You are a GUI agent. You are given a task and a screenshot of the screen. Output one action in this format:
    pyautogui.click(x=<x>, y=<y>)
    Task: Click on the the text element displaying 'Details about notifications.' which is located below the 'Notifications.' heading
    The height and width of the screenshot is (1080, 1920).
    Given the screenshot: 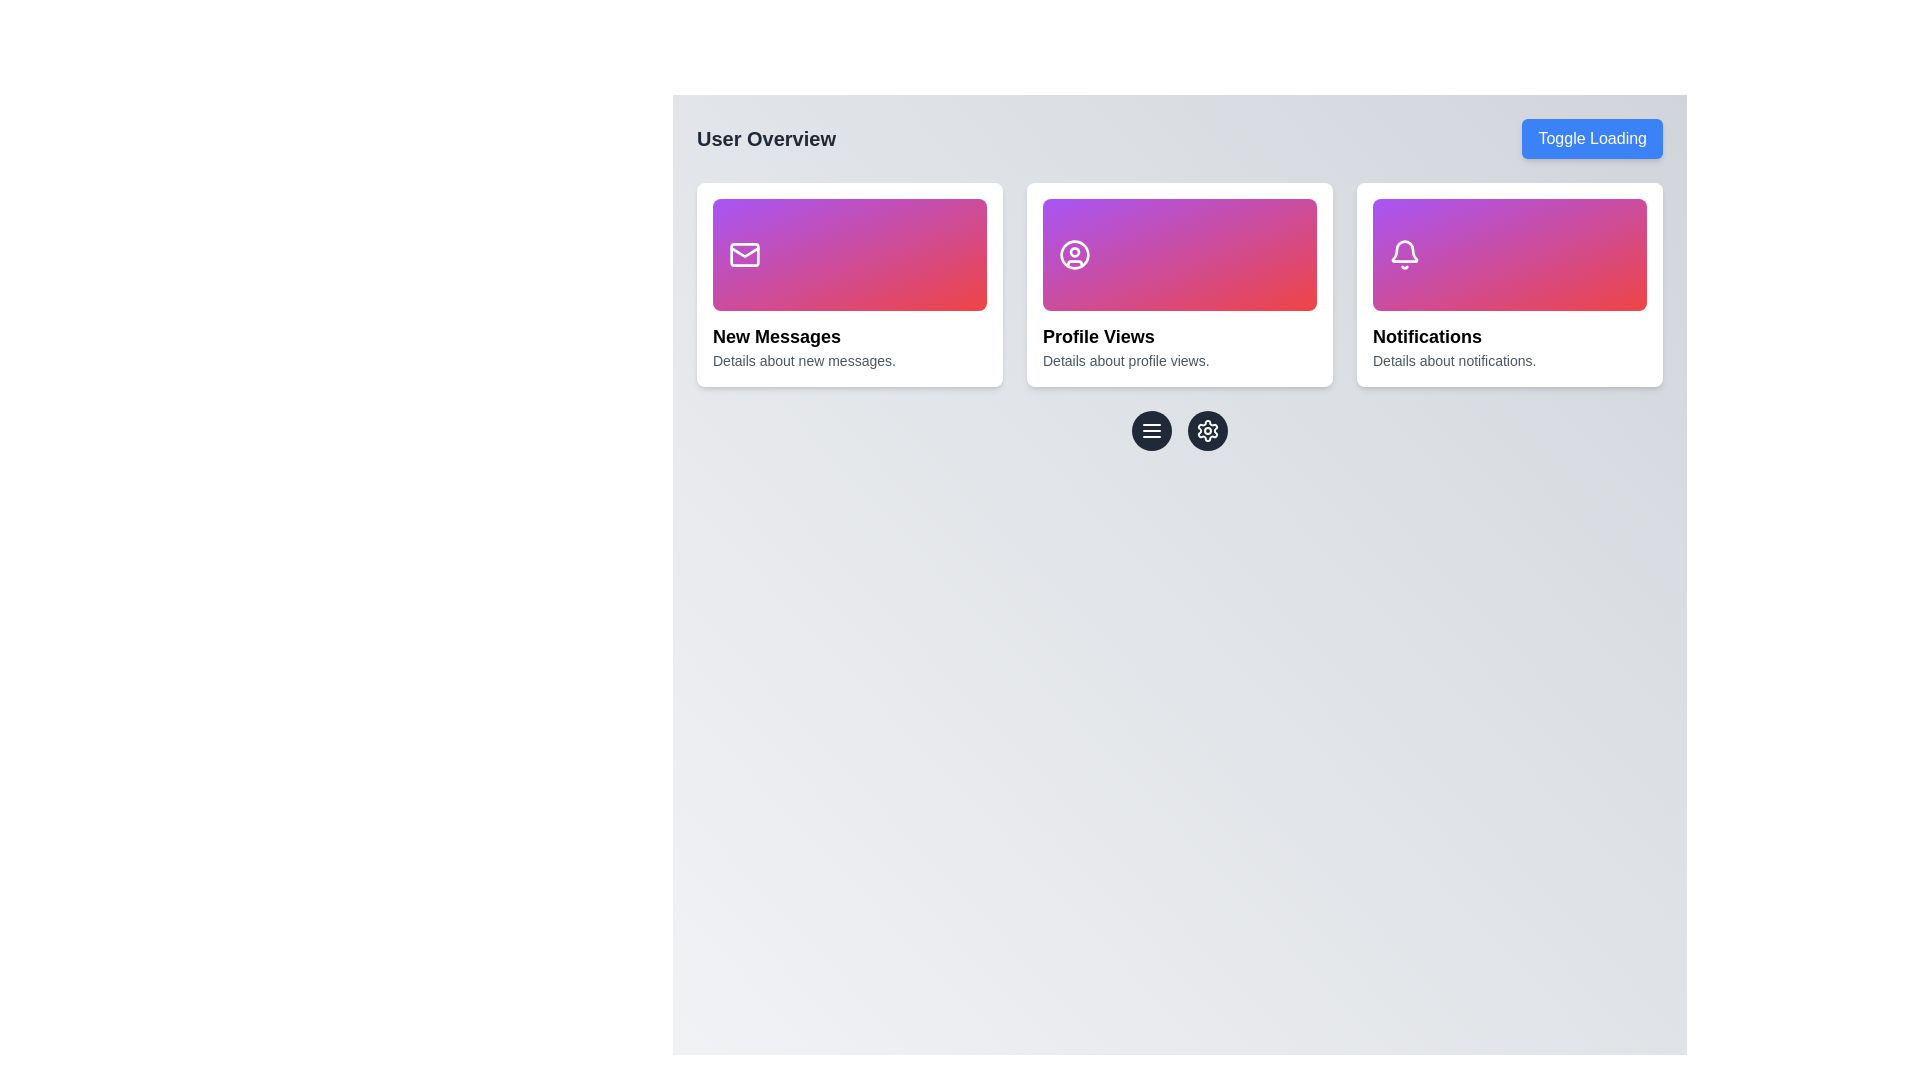 What is the action you would take?
    pyautogui.click(x=1454, y=361)
    